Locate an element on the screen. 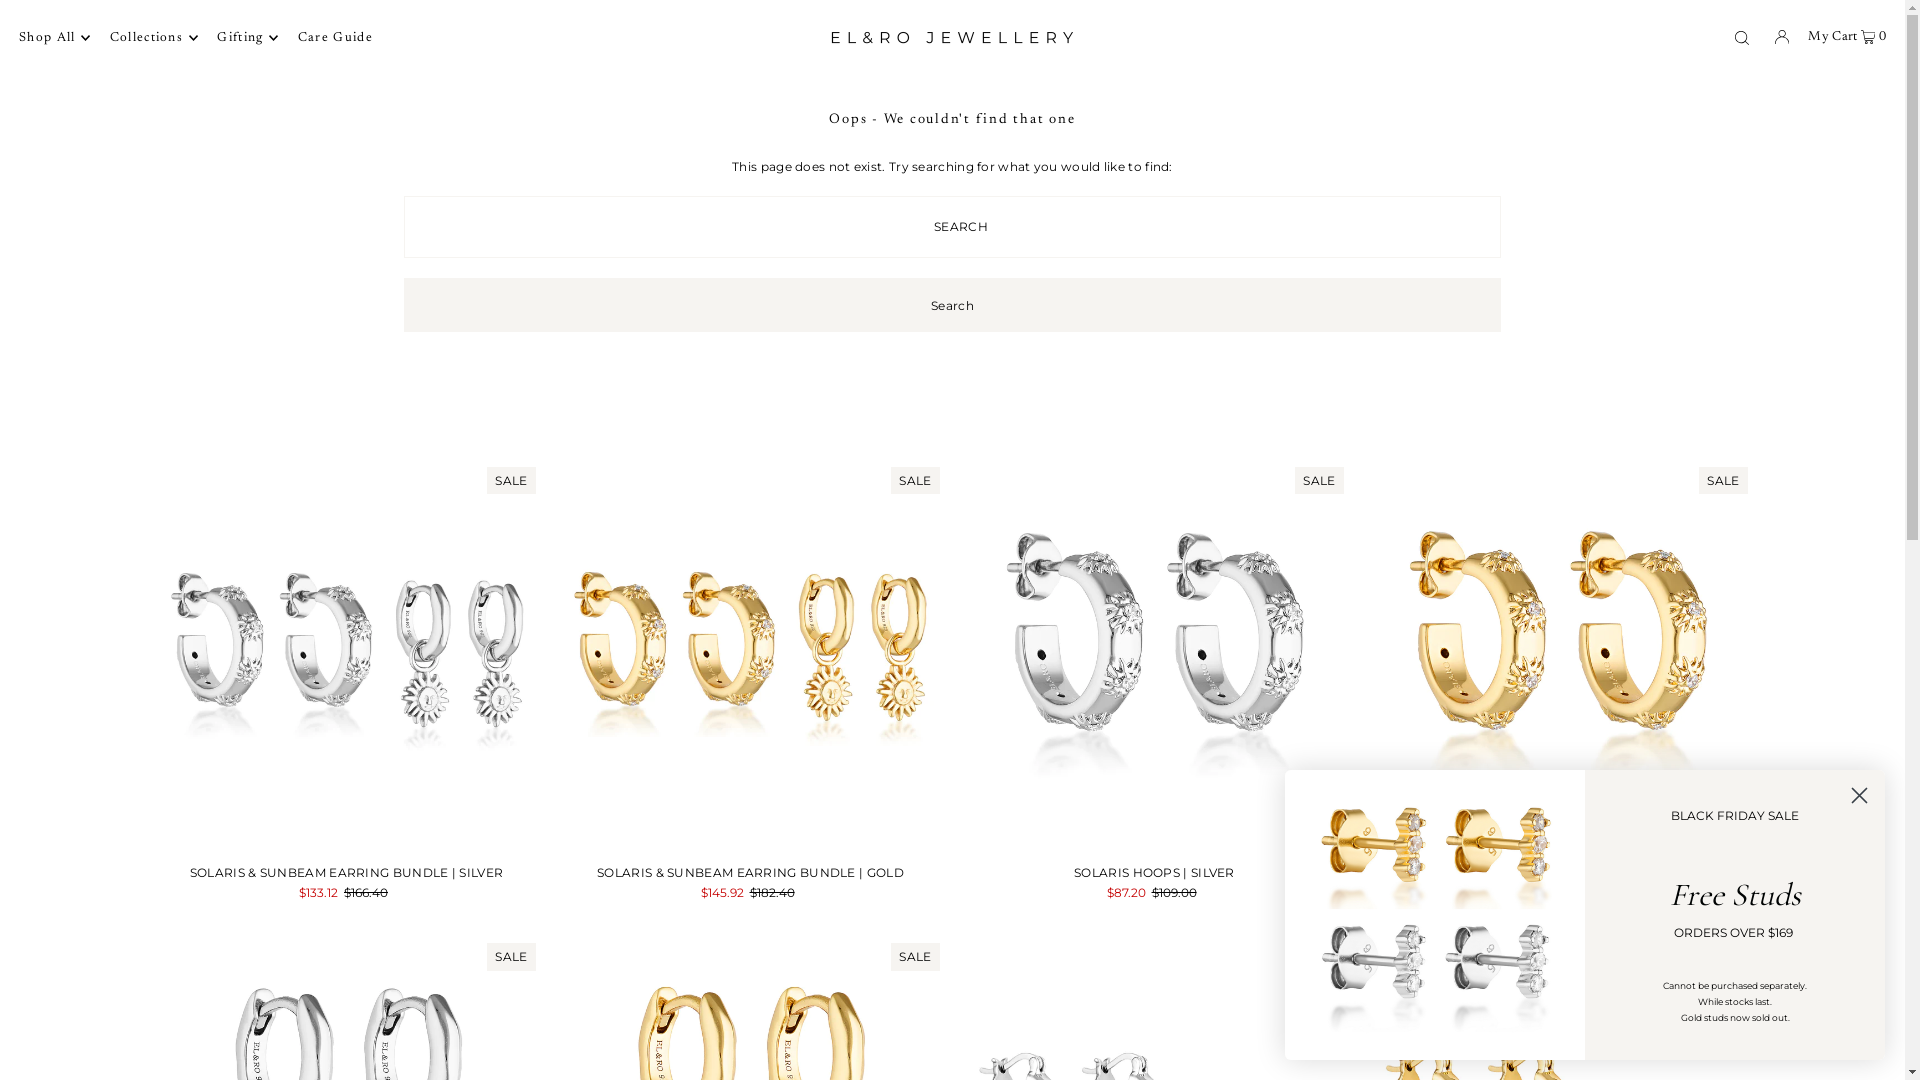  'Close dialog 1' is located at coordinates (1858, 794).